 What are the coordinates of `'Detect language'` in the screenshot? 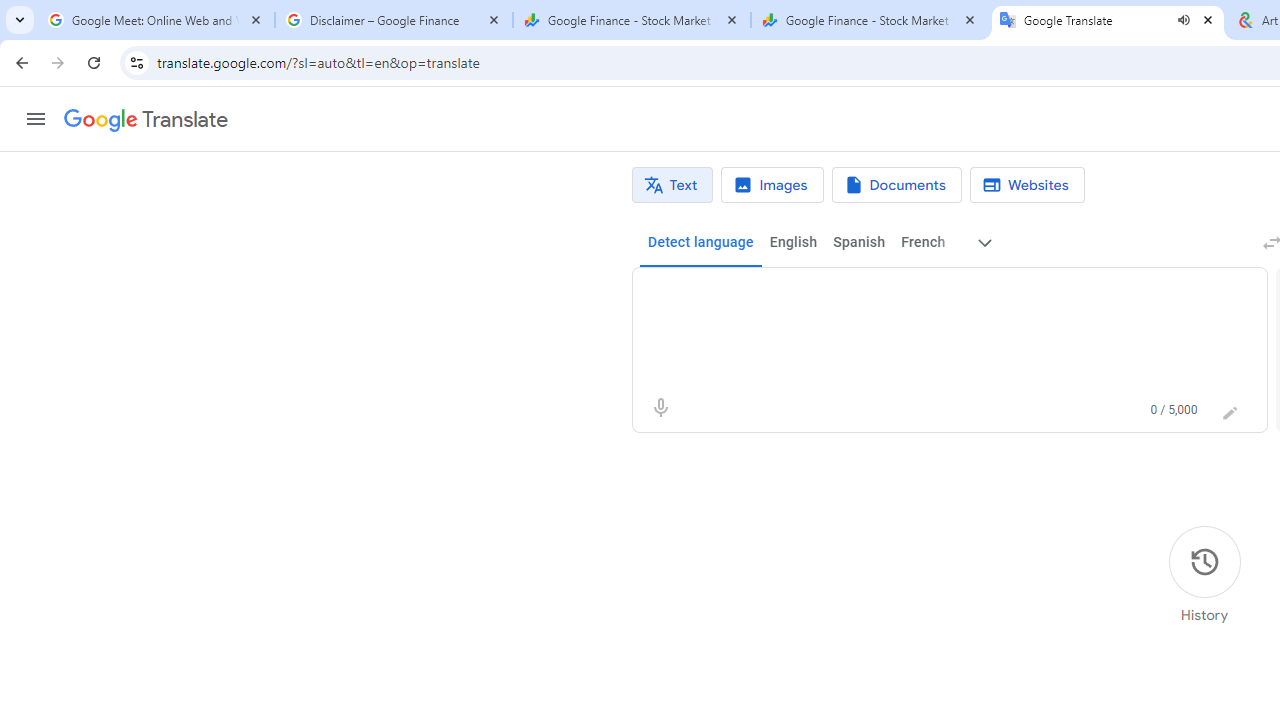 It's located at (700, 242).